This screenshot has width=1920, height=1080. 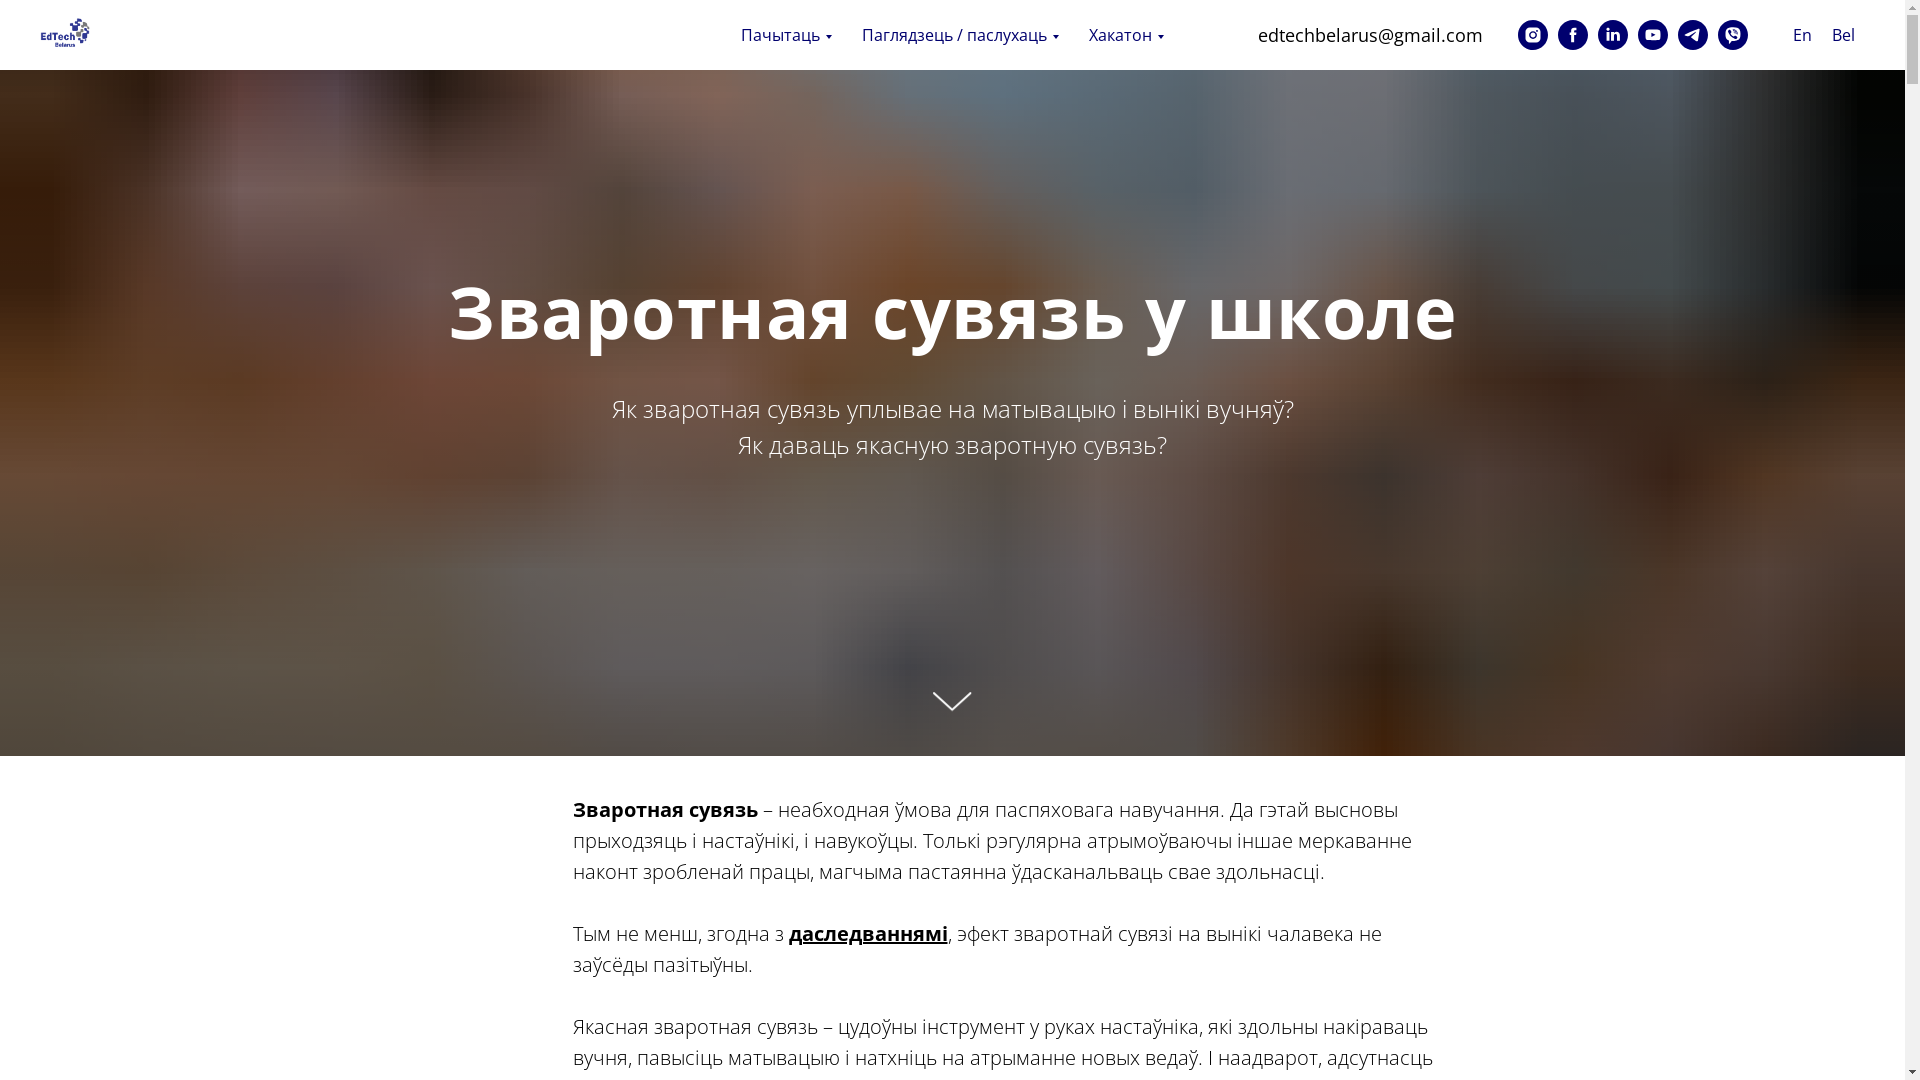 I want to click on 'Bel', so click(x=1842, y=34).